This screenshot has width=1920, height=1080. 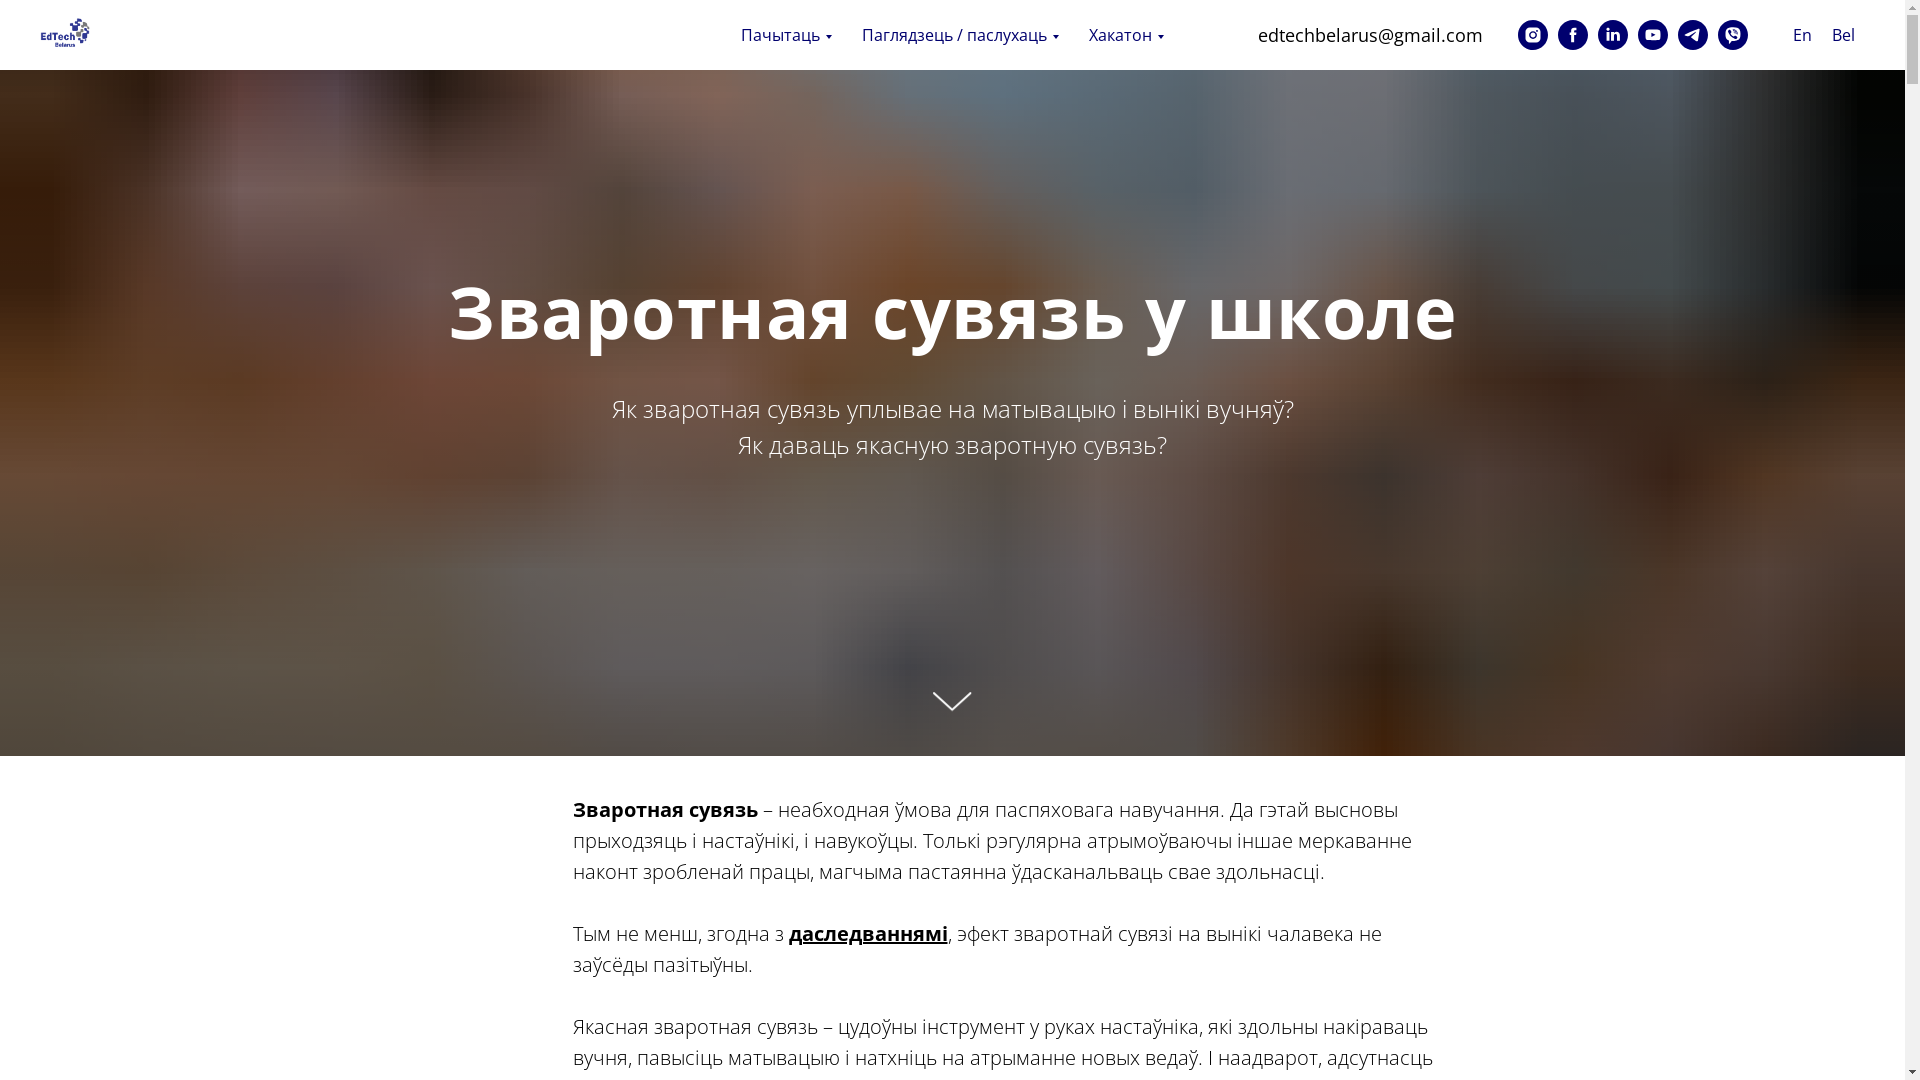 I want to click on 'Bel', so click(x=1842, y=34).